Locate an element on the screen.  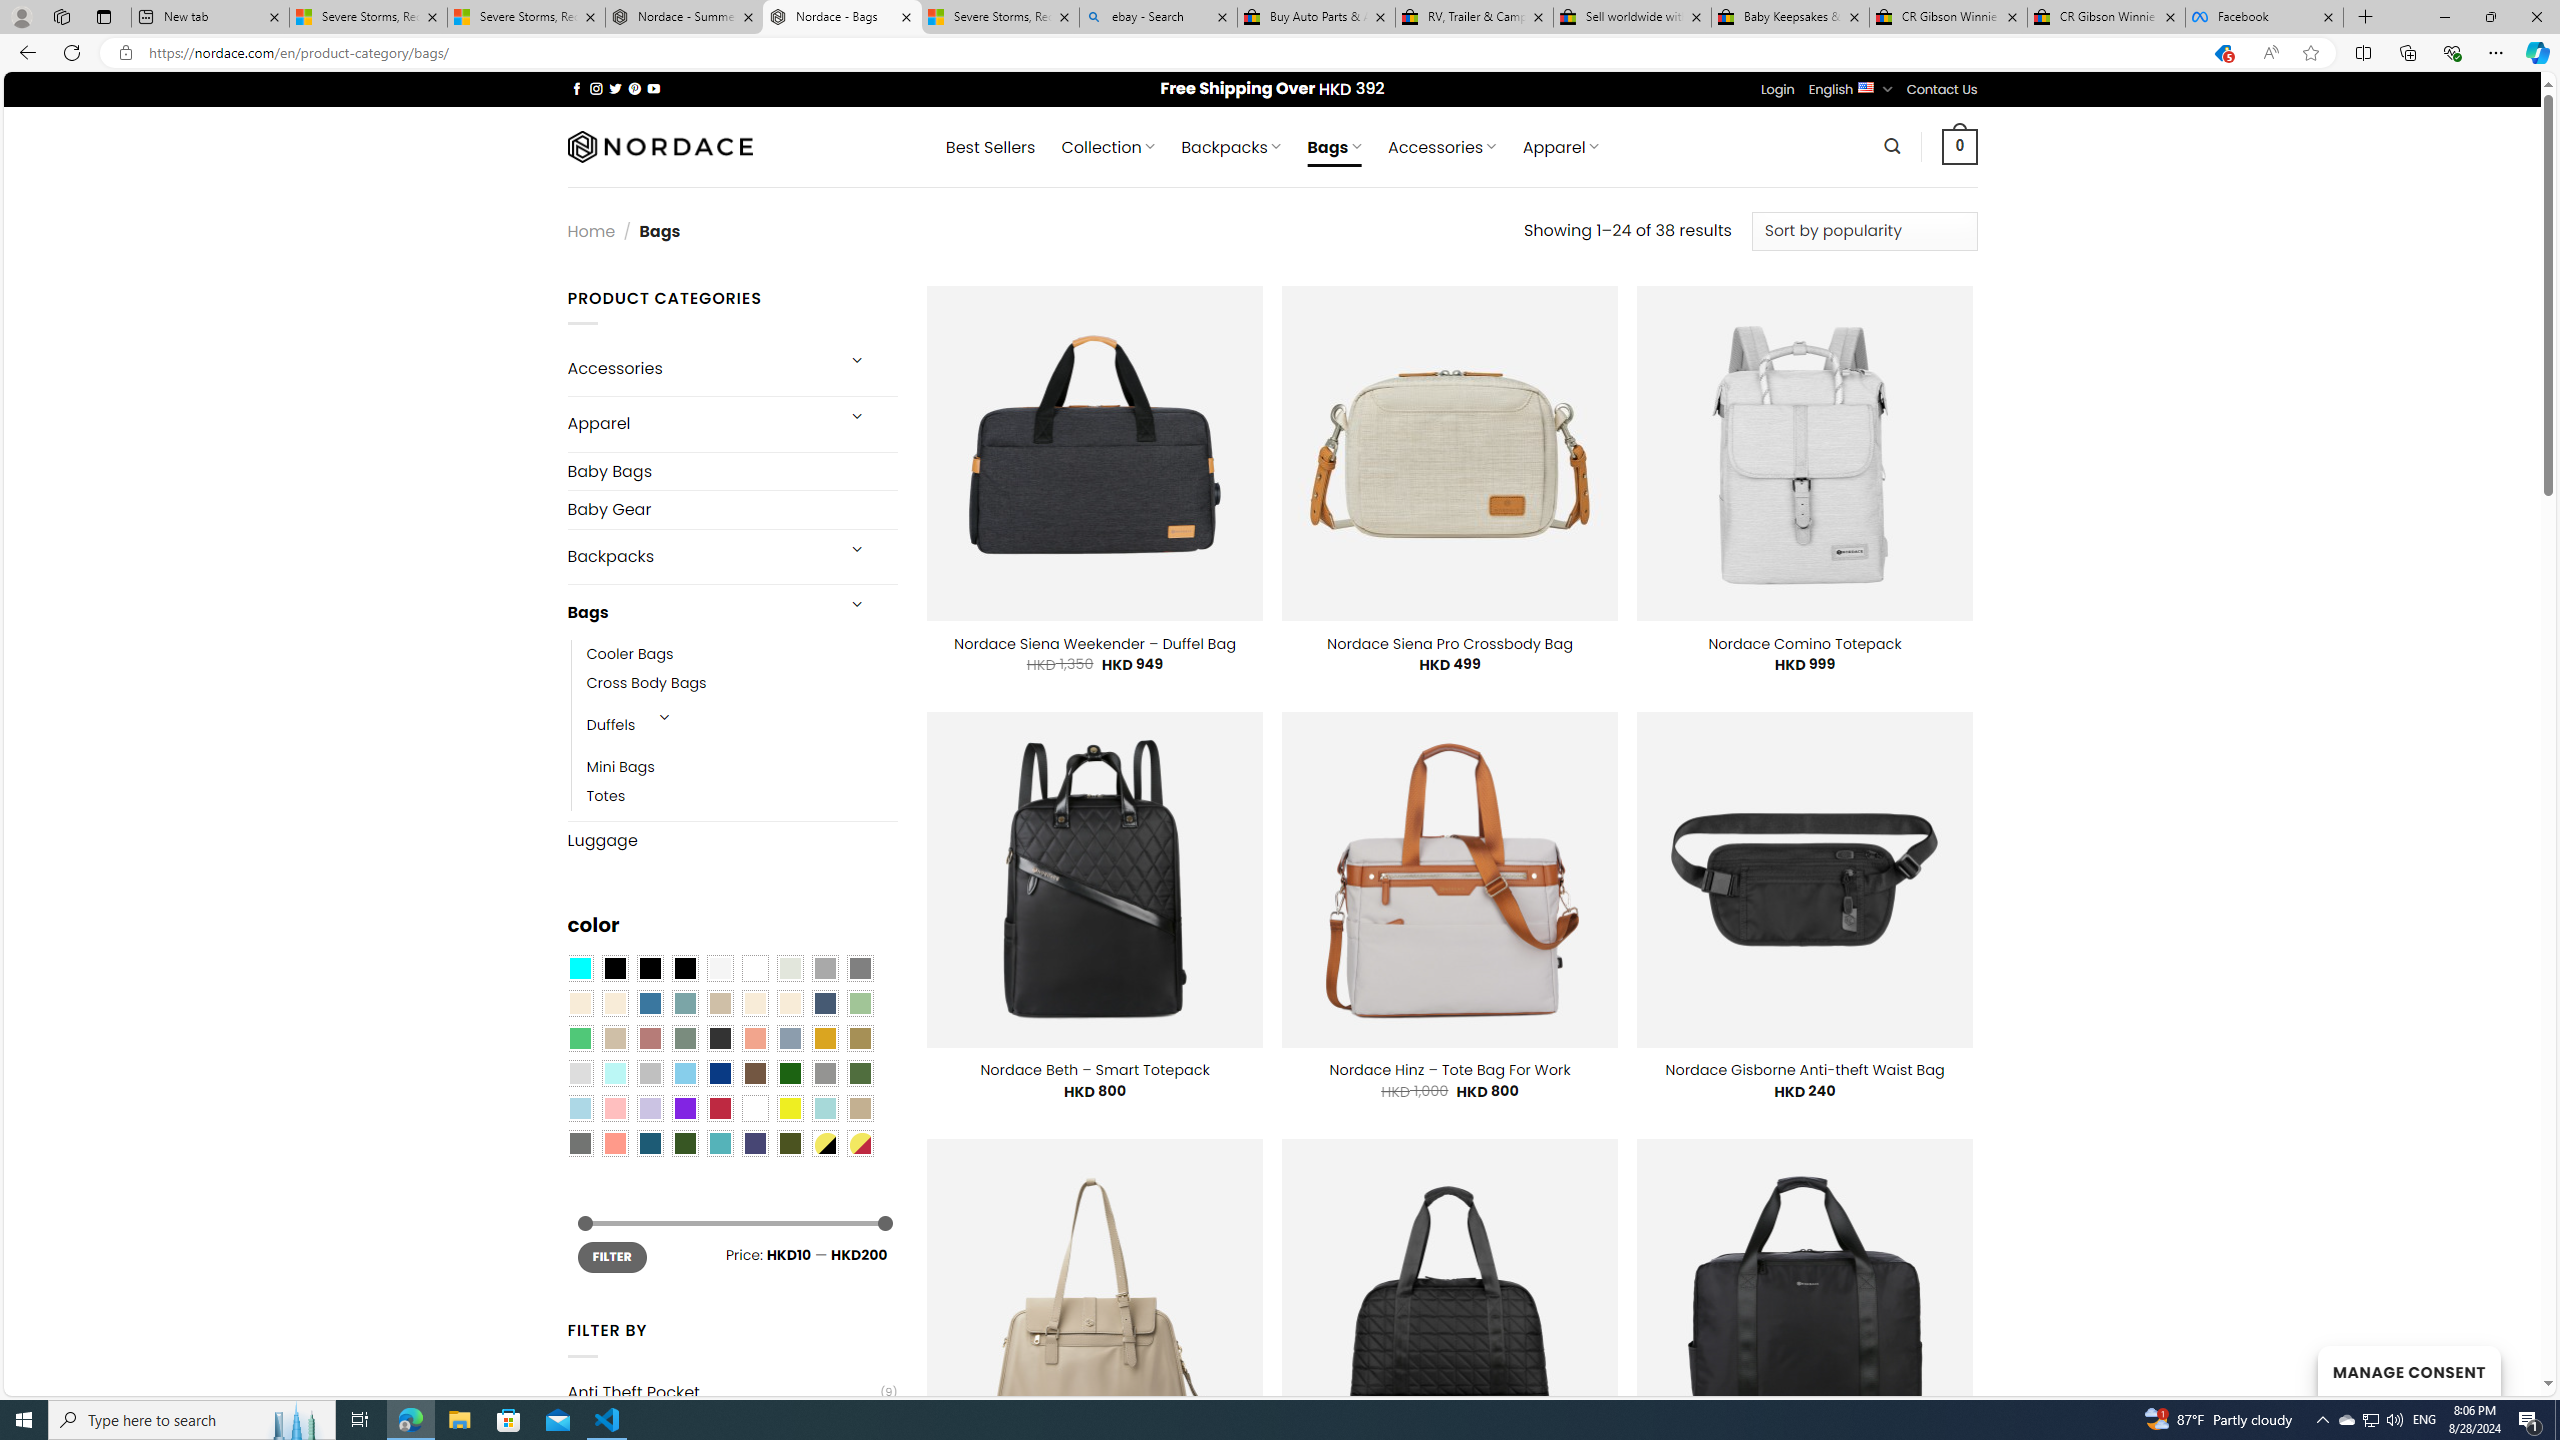
'Gold' is located at coordinates (823, 1037).